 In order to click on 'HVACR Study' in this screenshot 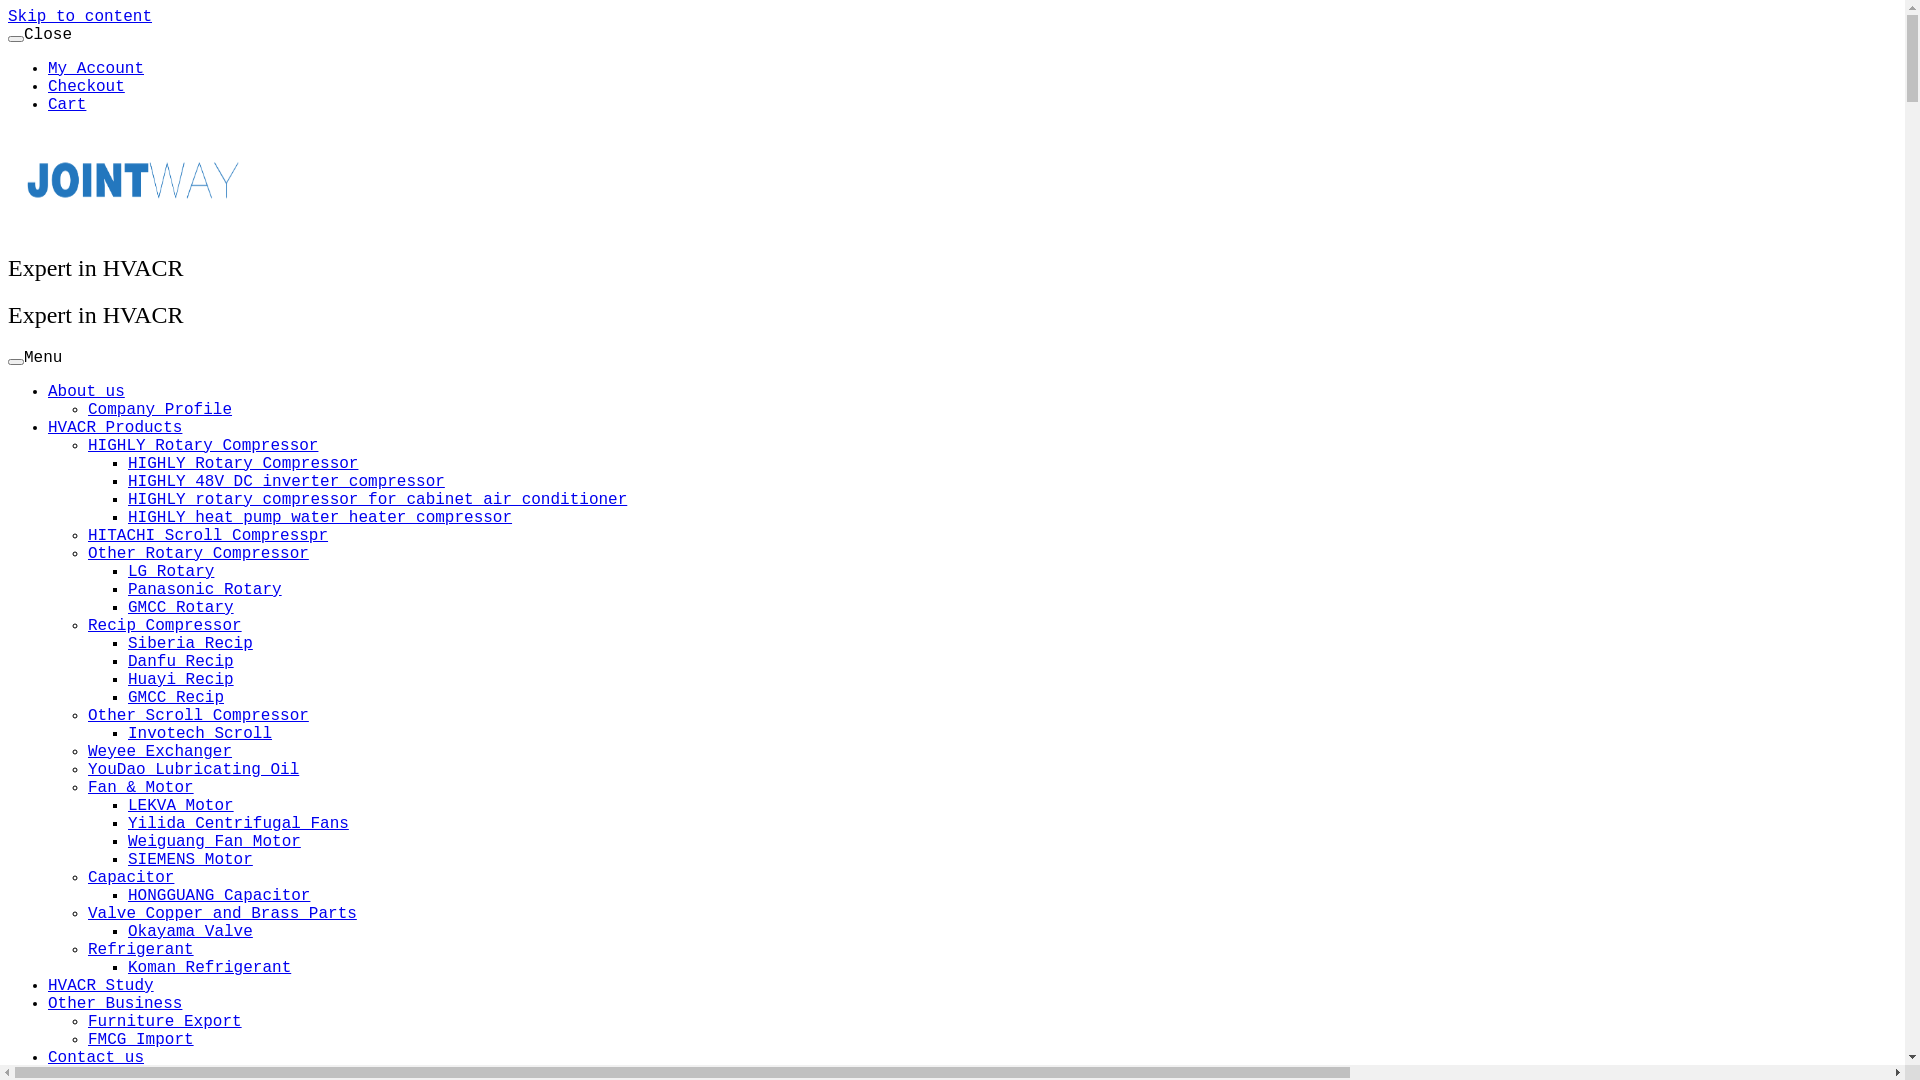, I will do `click(99, 985)`.